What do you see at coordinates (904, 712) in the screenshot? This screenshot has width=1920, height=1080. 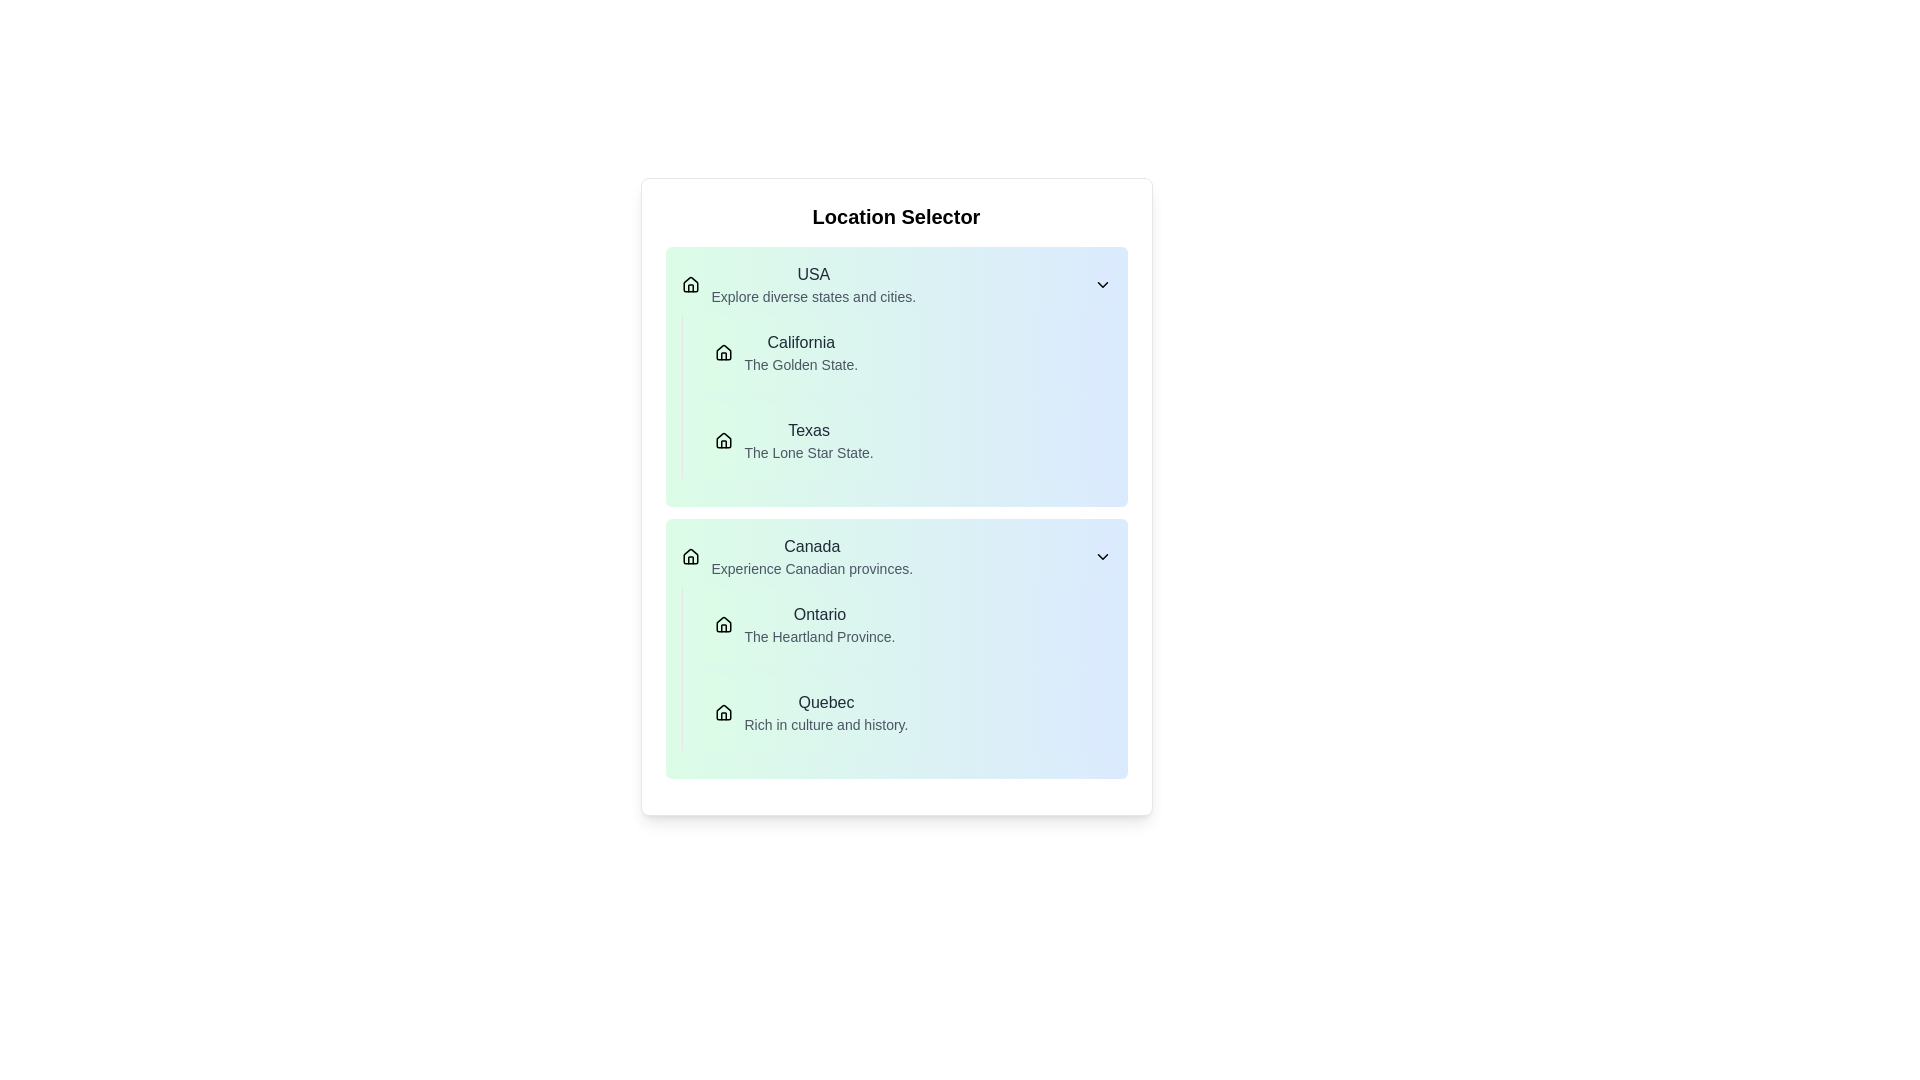 I see `the informational card representing Quebec located in the Canada section, below the Ontario card` at bounding box center [904, 712].